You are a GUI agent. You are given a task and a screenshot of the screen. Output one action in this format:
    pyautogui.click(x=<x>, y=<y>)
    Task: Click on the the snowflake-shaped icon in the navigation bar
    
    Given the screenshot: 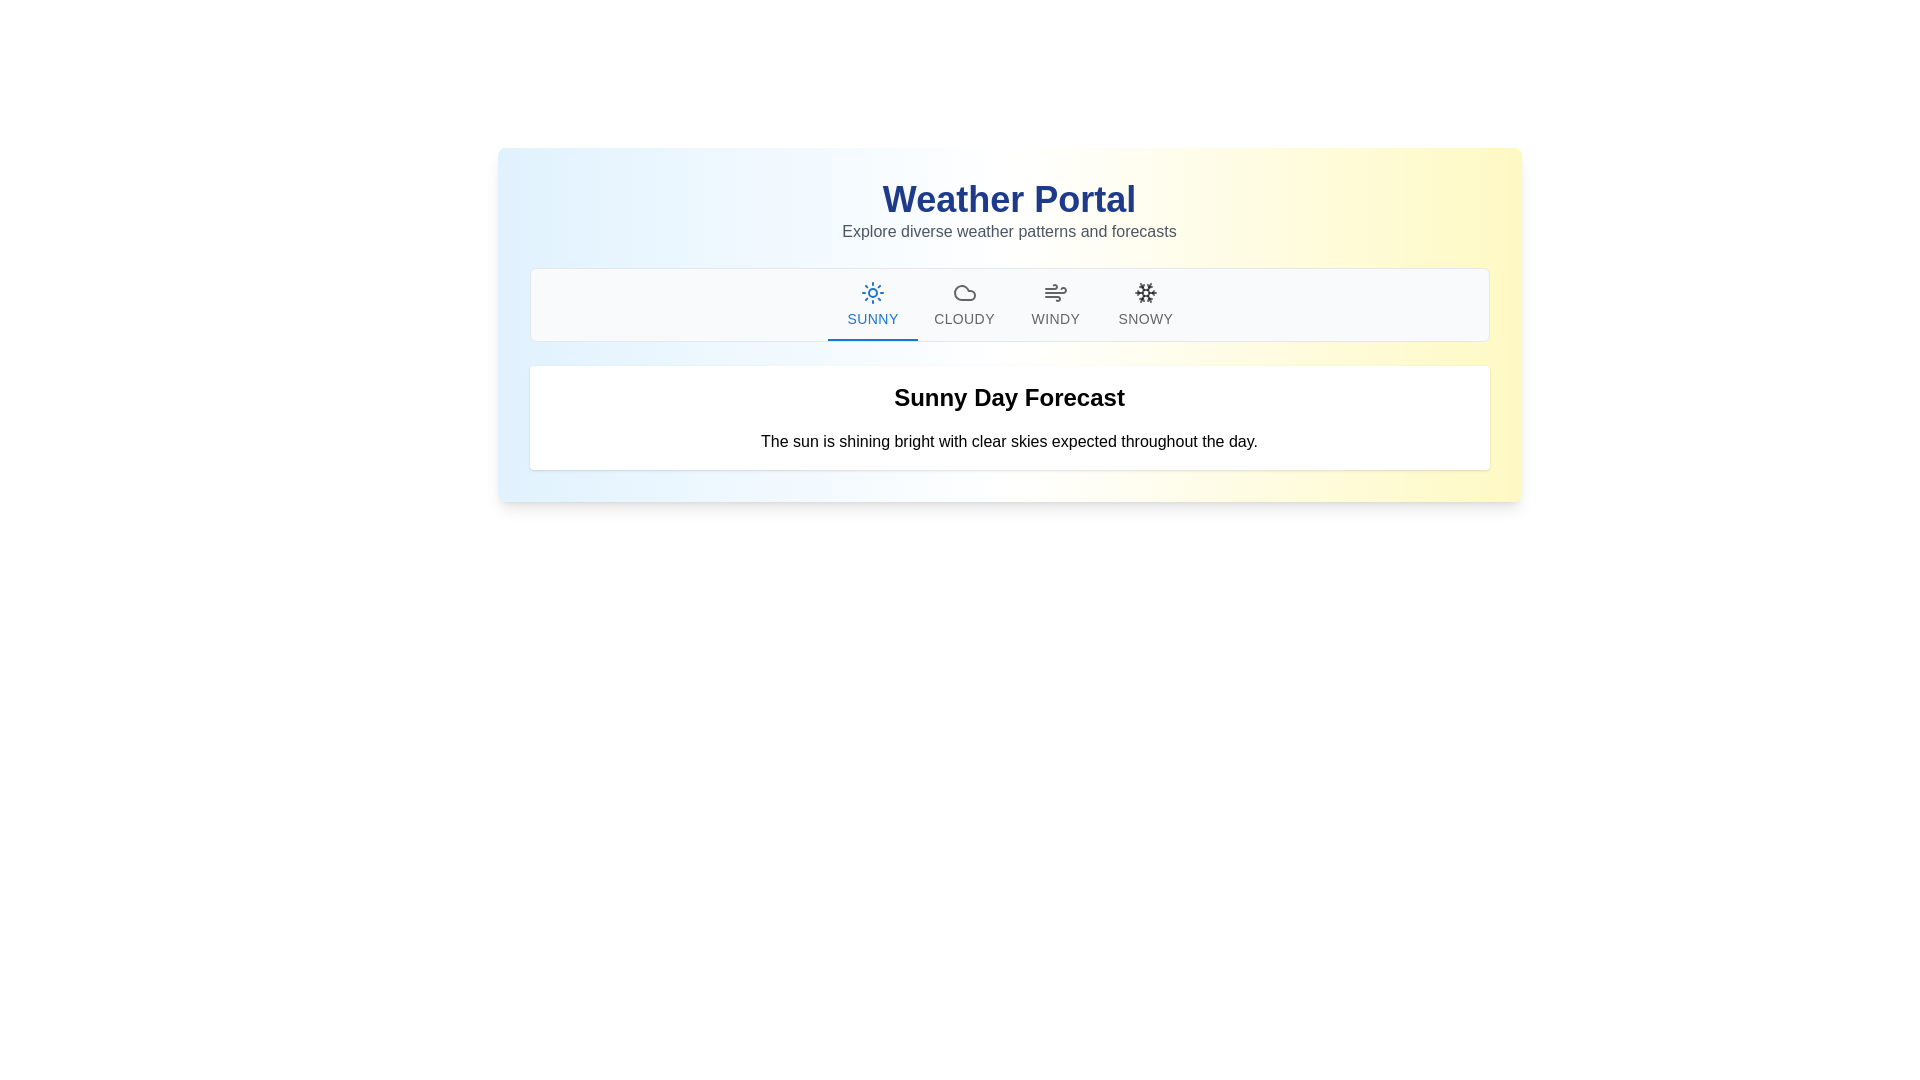 What is the action you would take?
    pyautogui.click(x=1145, y=293)
    